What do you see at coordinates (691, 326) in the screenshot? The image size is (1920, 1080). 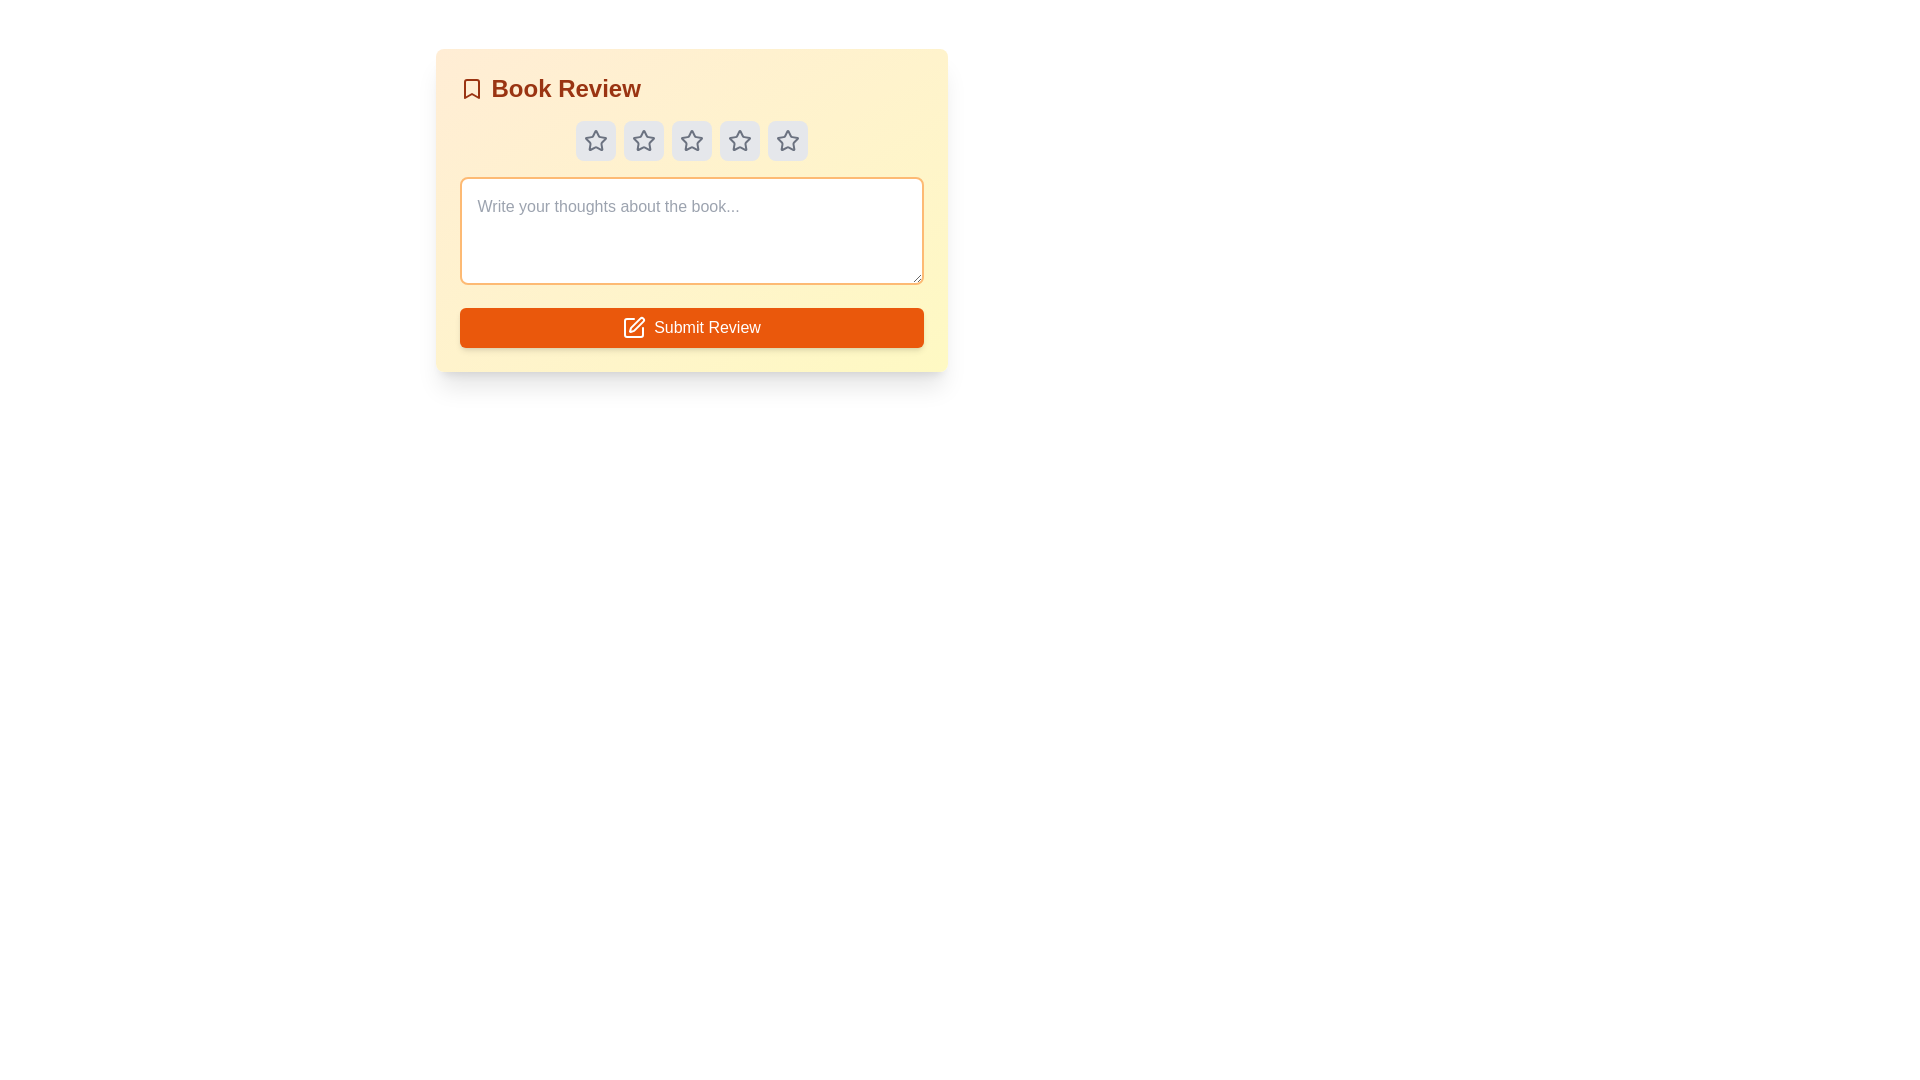 I see `the 'Submit Review' button to submit the review` at bounding box center [691, 326].